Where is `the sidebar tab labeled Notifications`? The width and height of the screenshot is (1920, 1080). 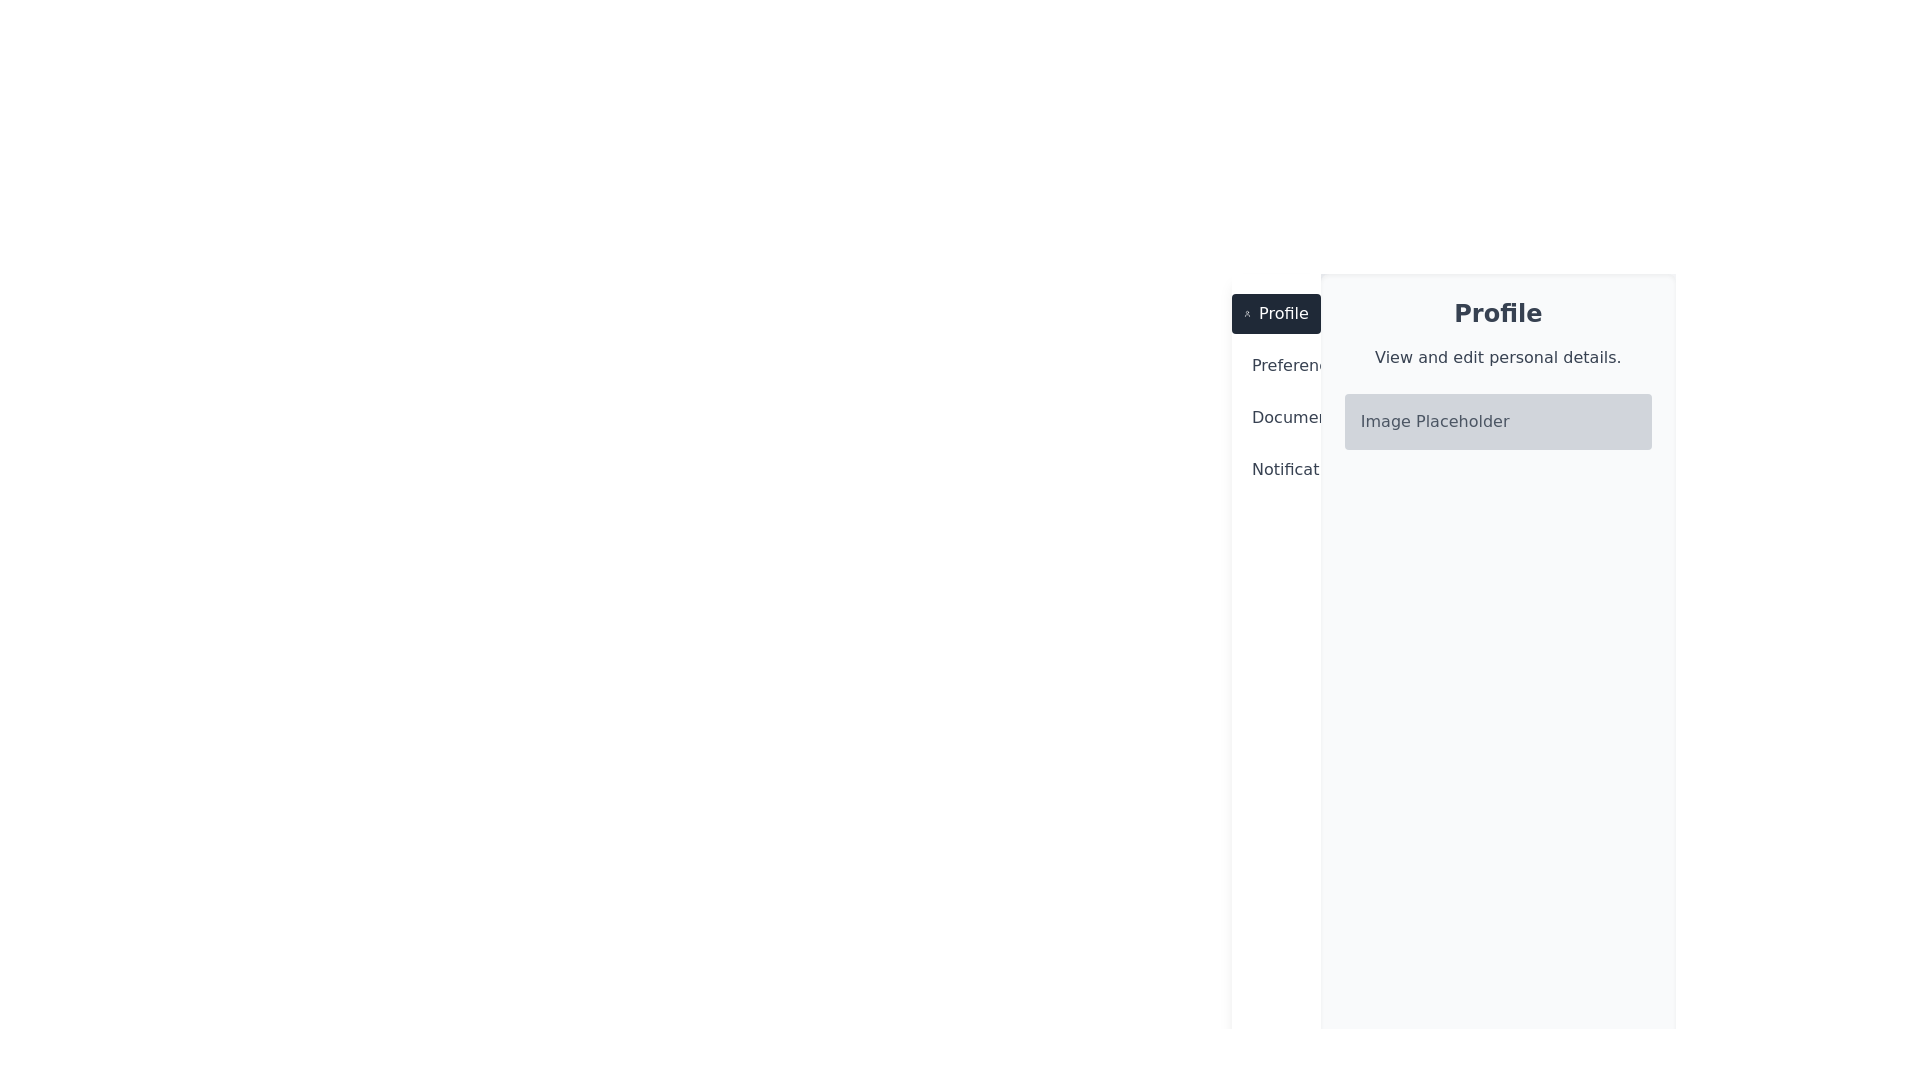 the sidebar tab labeled Notifications is located at coordinates (1275, 470).